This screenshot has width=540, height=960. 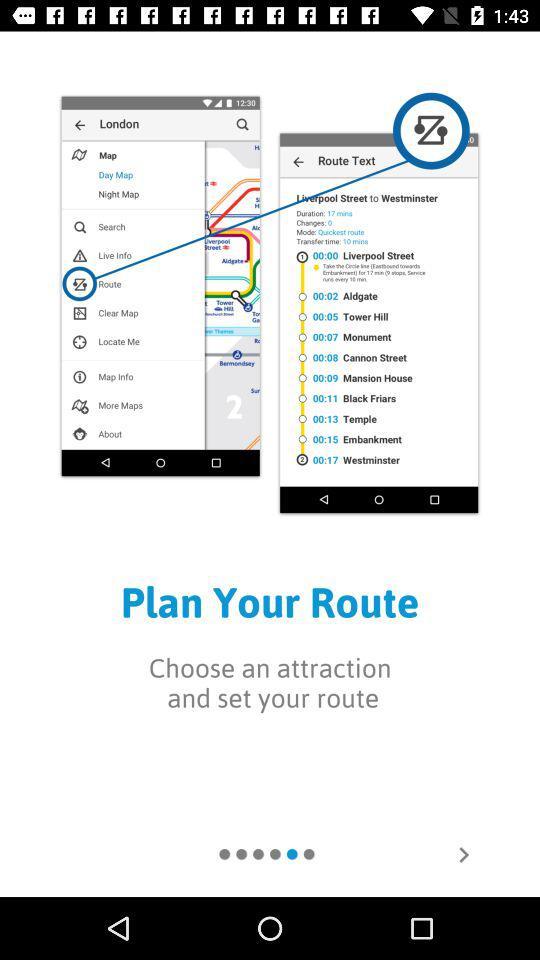 I want to click on next window, so click(x=463, y=853).